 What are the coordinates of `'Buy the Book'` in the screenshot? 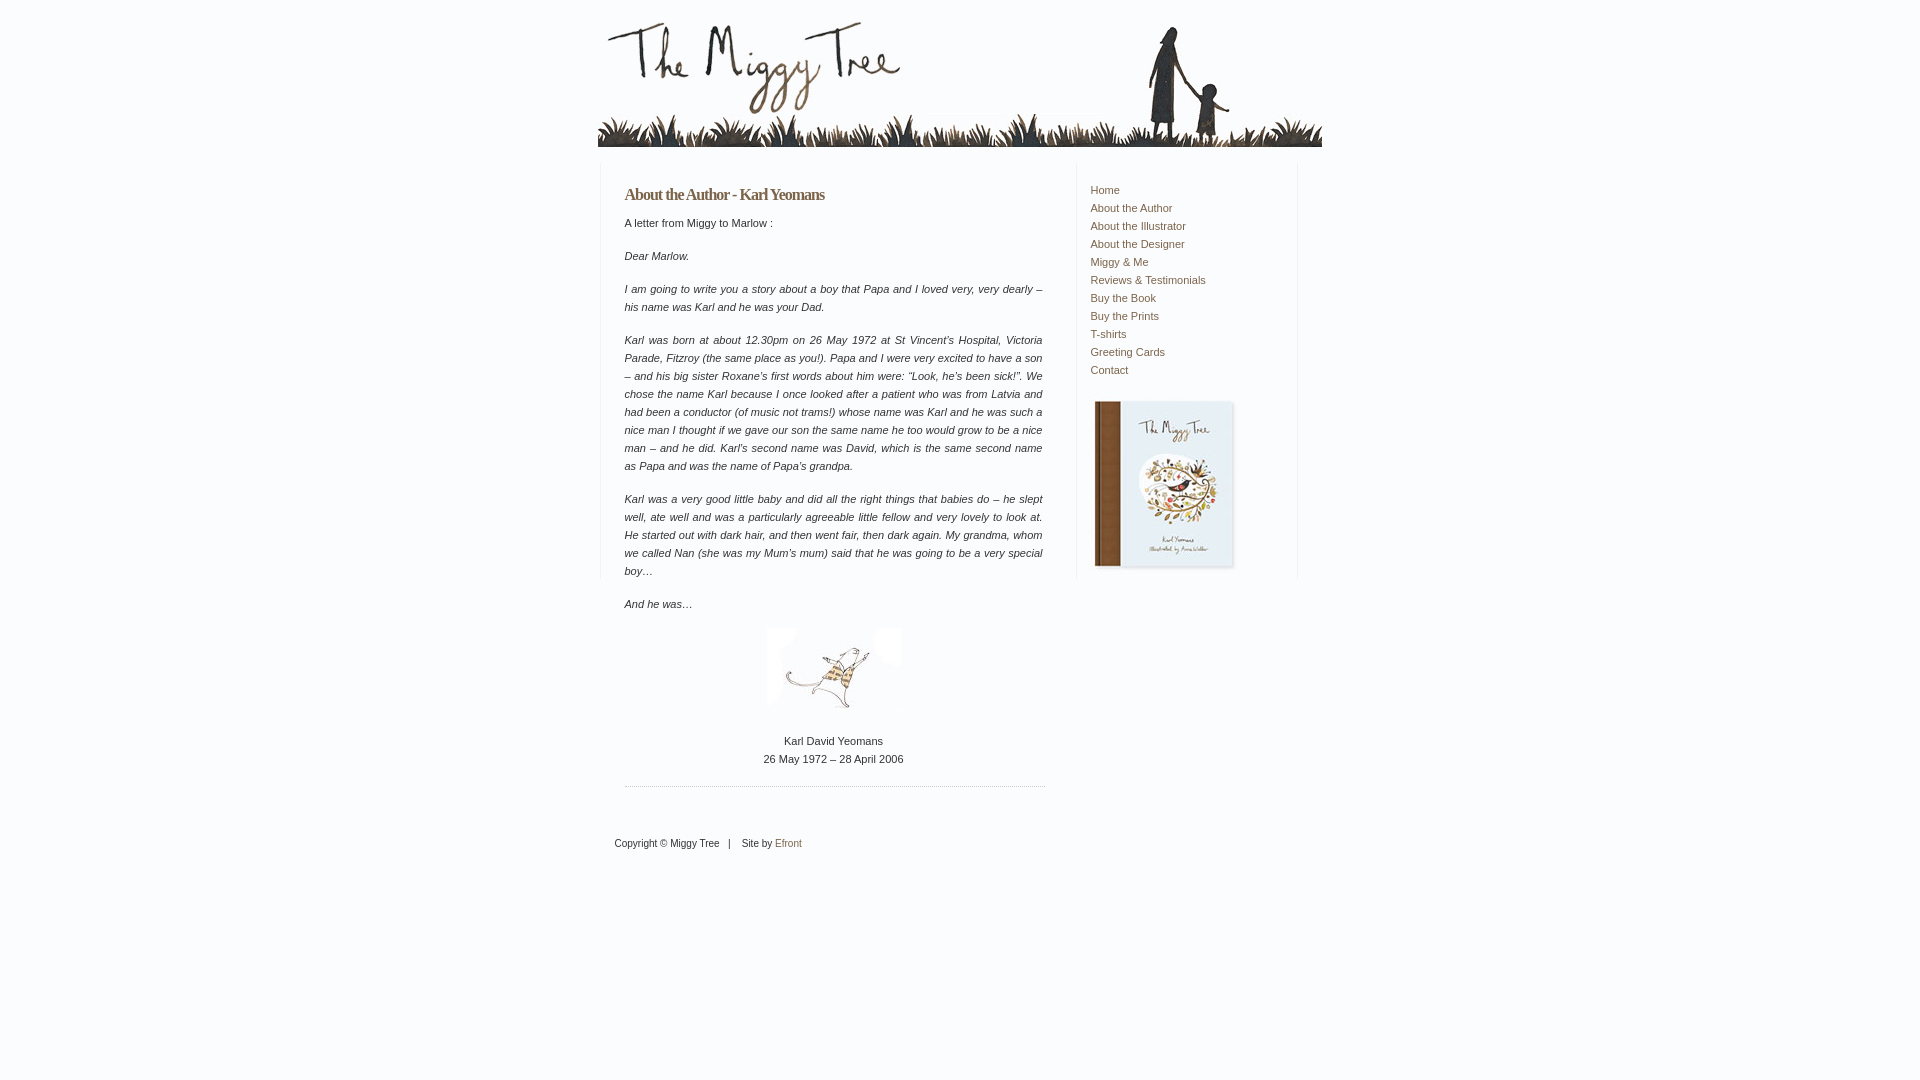 It's located at (1180, 297).